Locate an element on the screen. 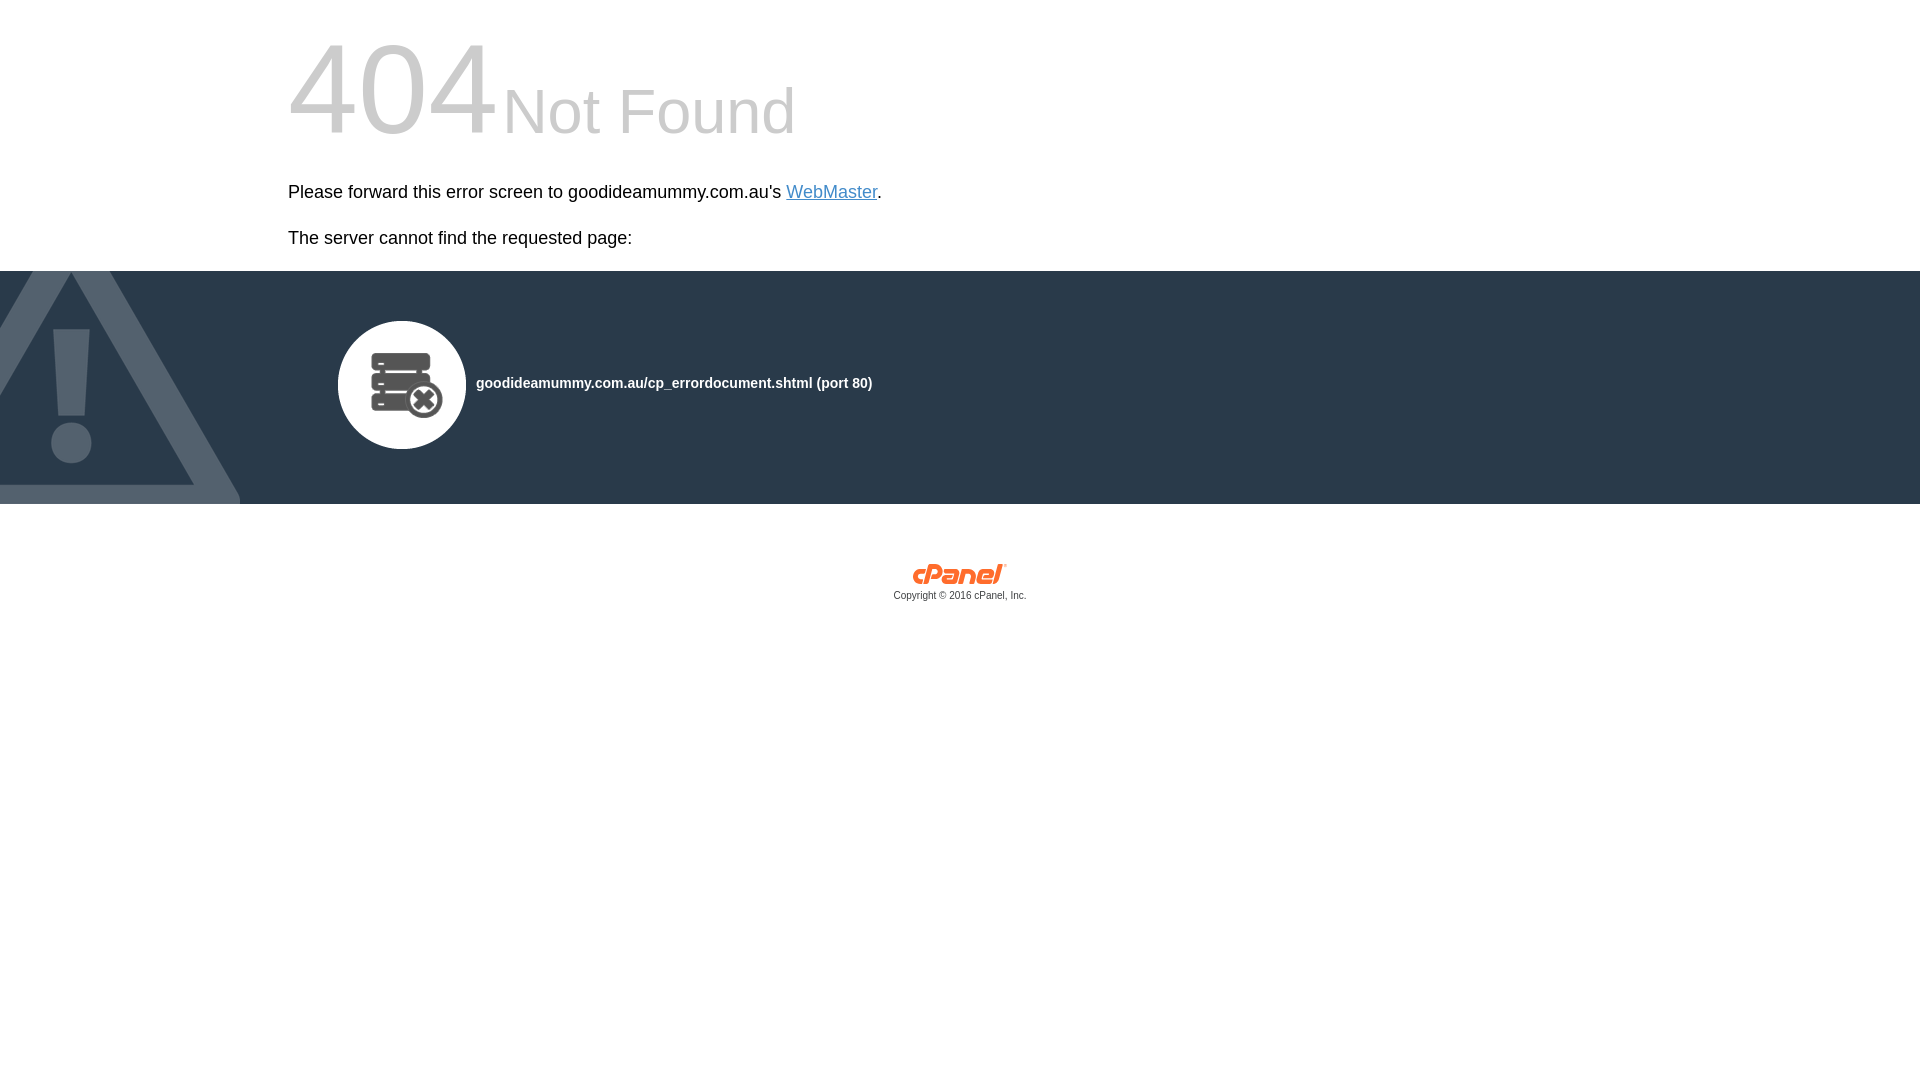 The image size is (1920, 1080). 'WebMaster' is located at coordinates (831, 192).